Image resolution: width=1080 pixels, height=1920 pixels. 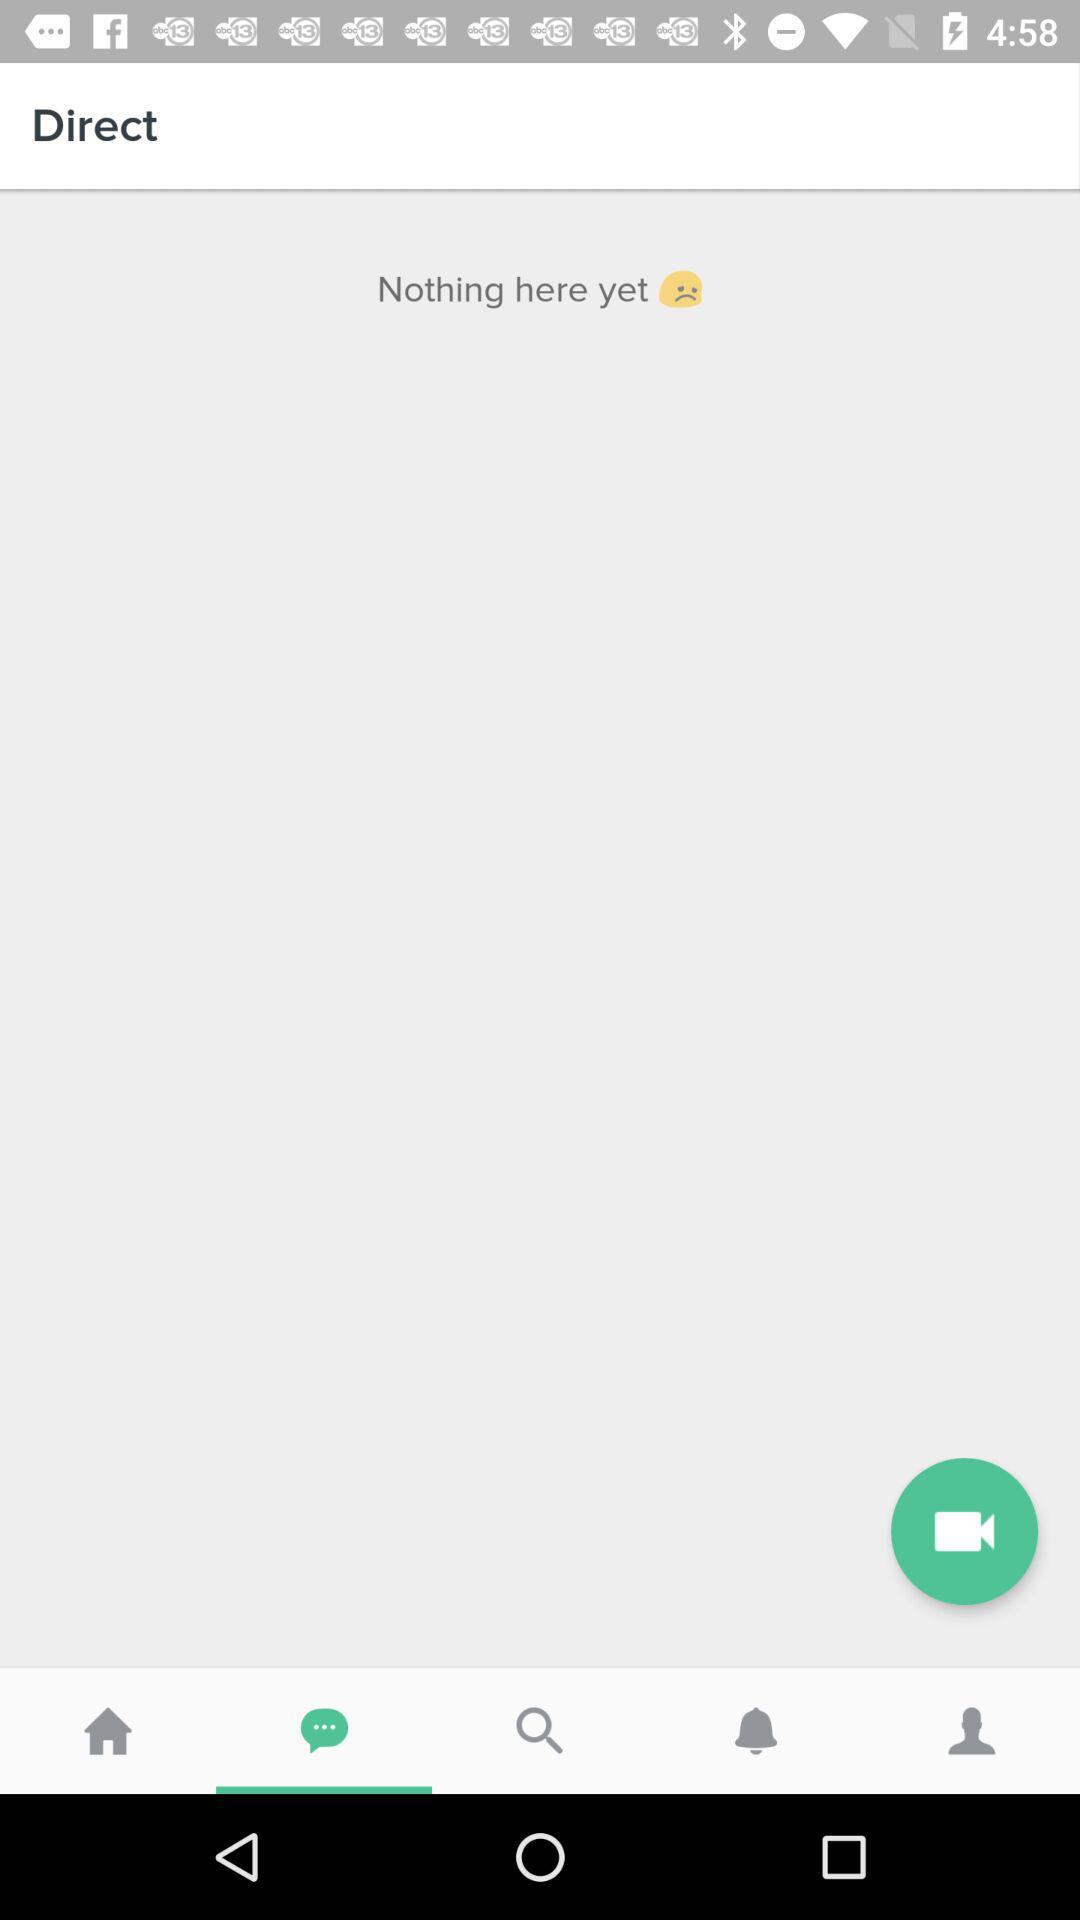 I want to click on direct, so click(x=540, y=124).